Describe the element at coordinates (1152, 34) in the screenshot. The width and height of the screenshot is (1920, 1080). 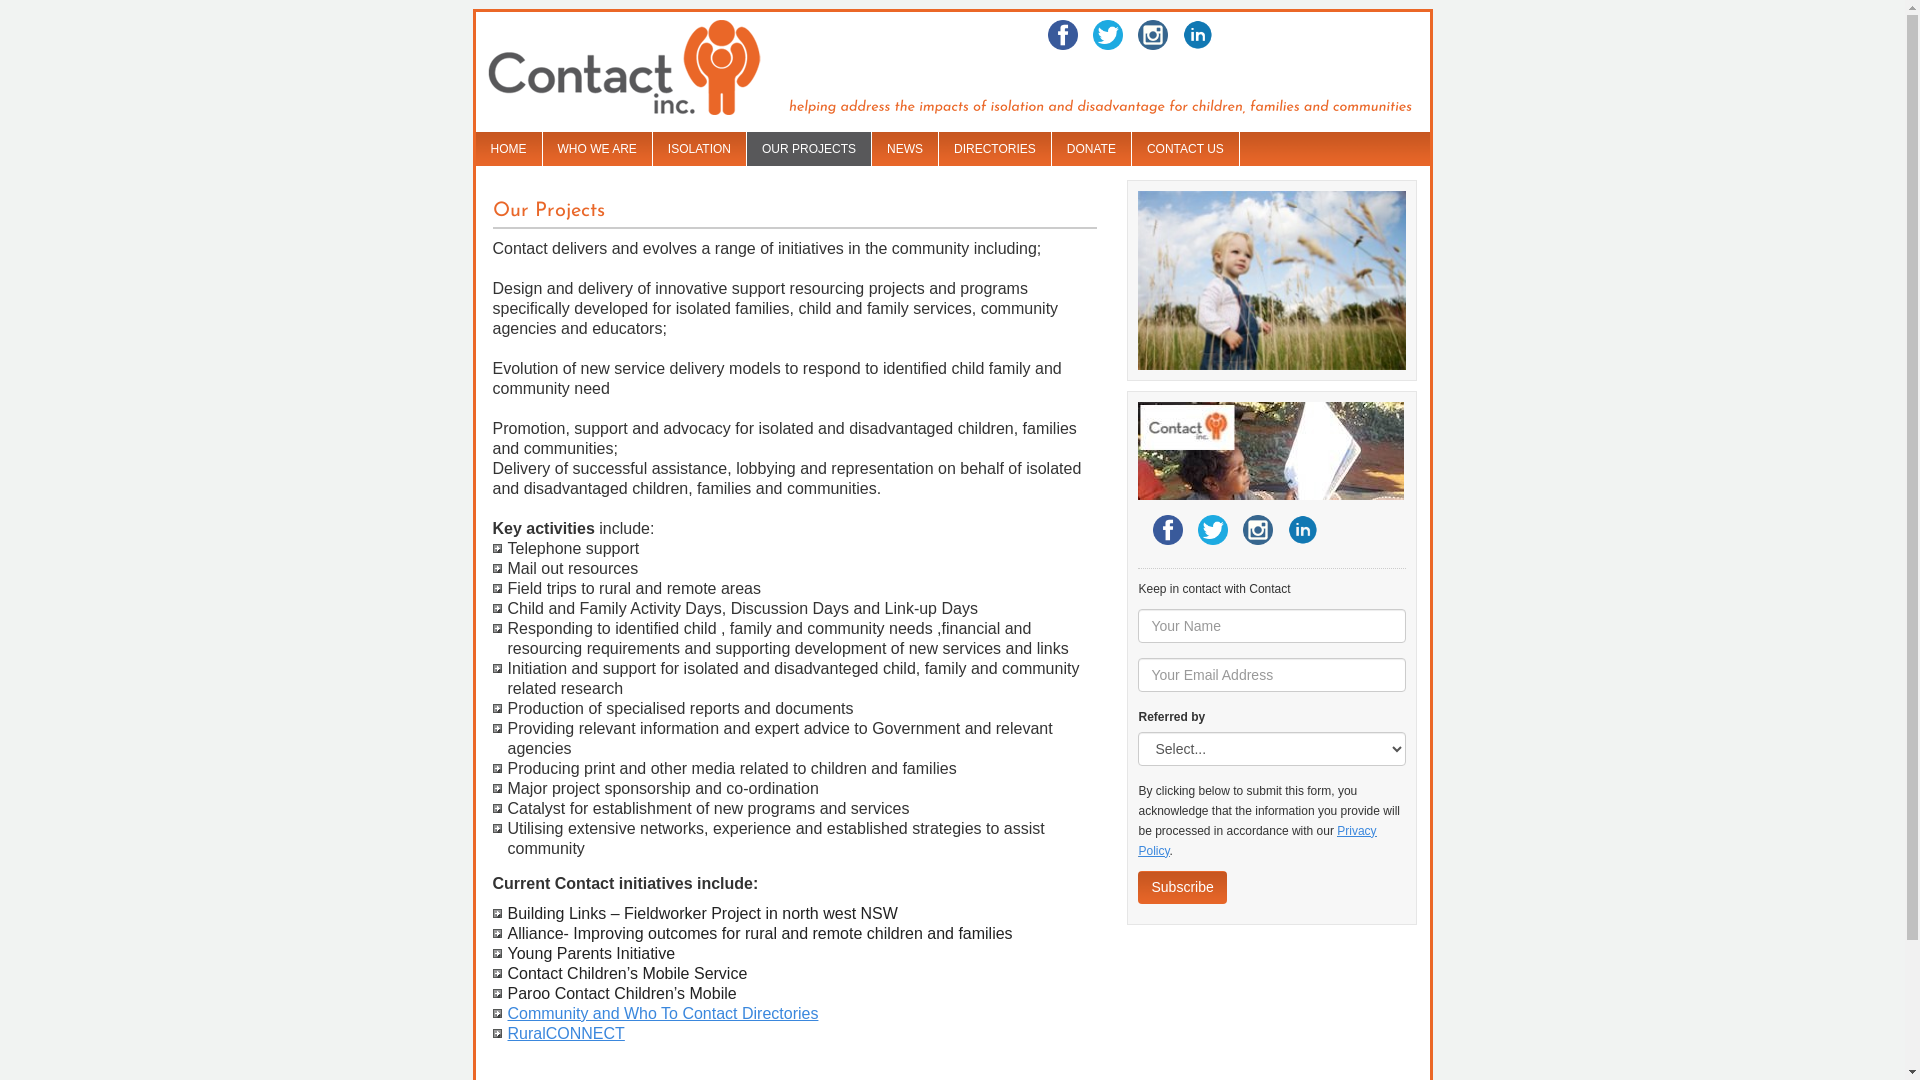
I see `'Twitter'` at that location.